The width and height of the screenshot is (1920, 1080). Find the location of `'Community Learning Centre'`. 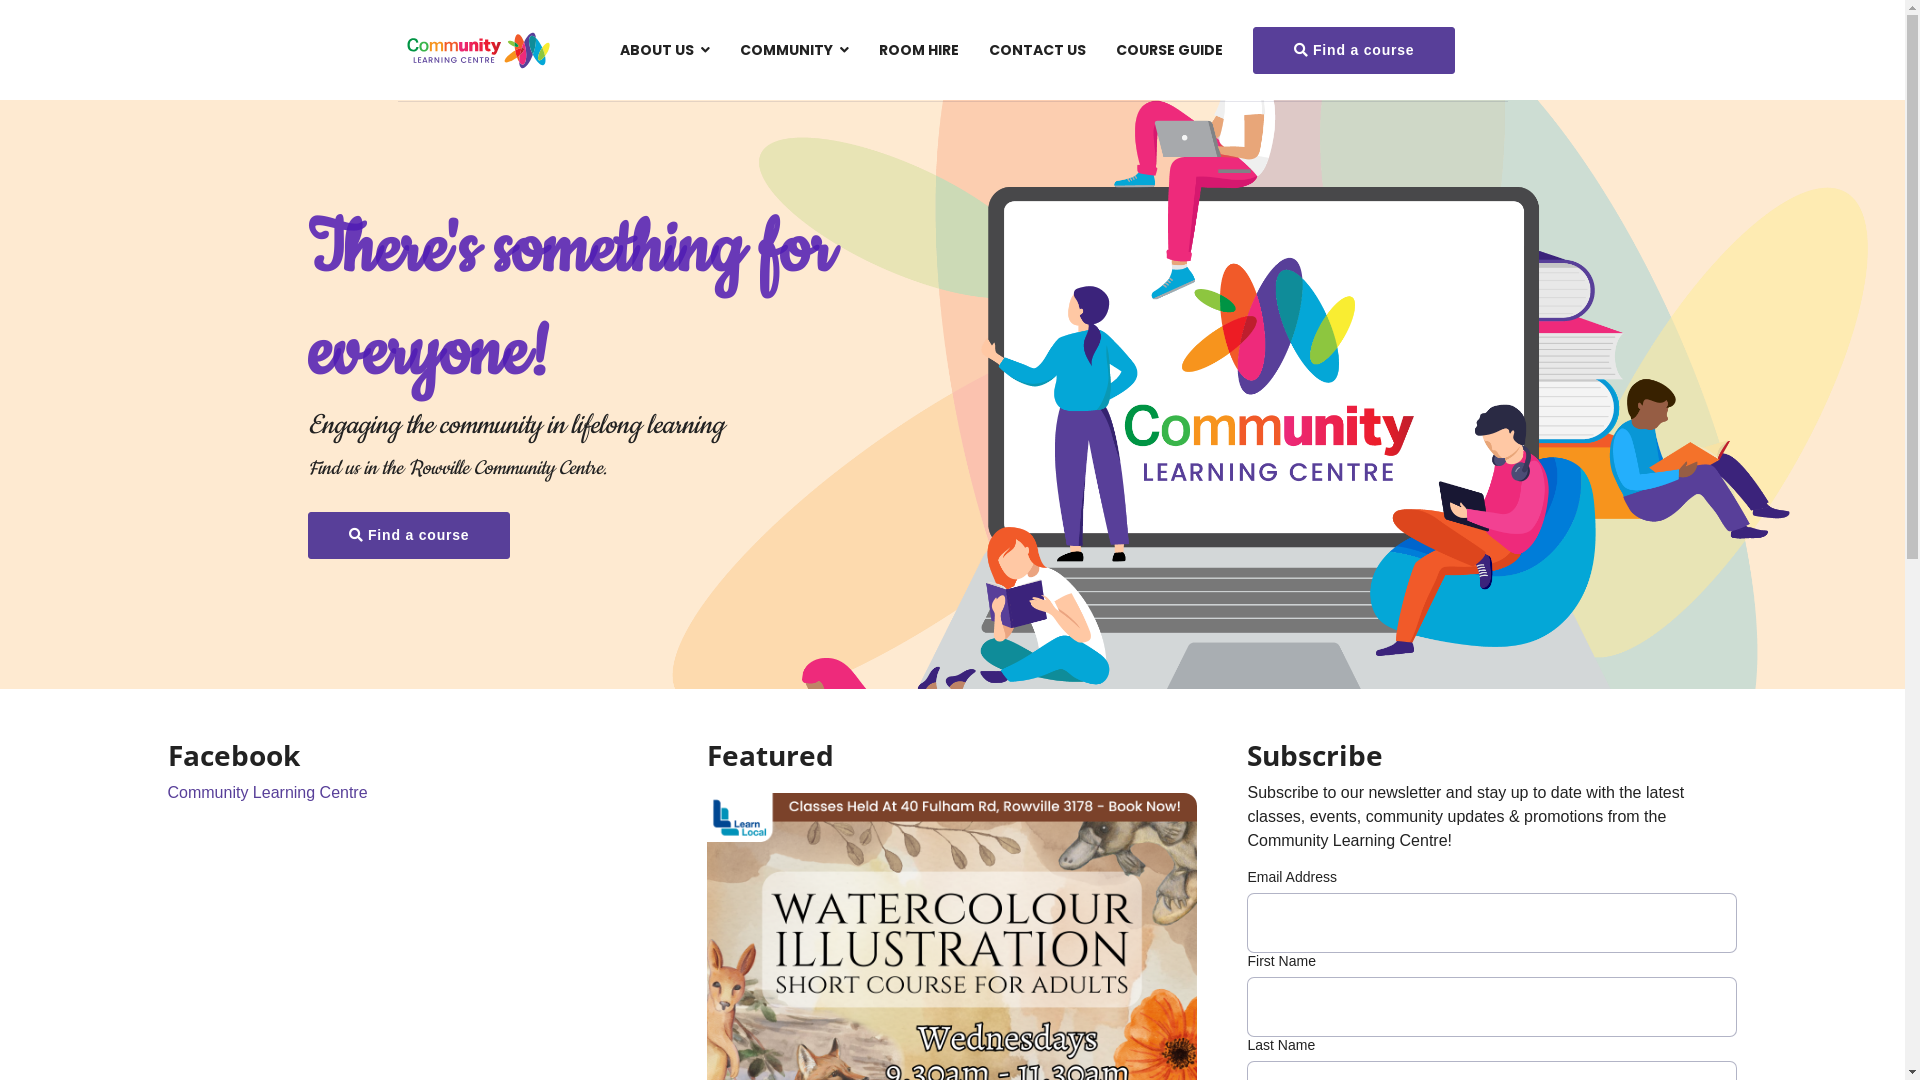

'Community Learning Centre' is located at coordinates (267, 791).